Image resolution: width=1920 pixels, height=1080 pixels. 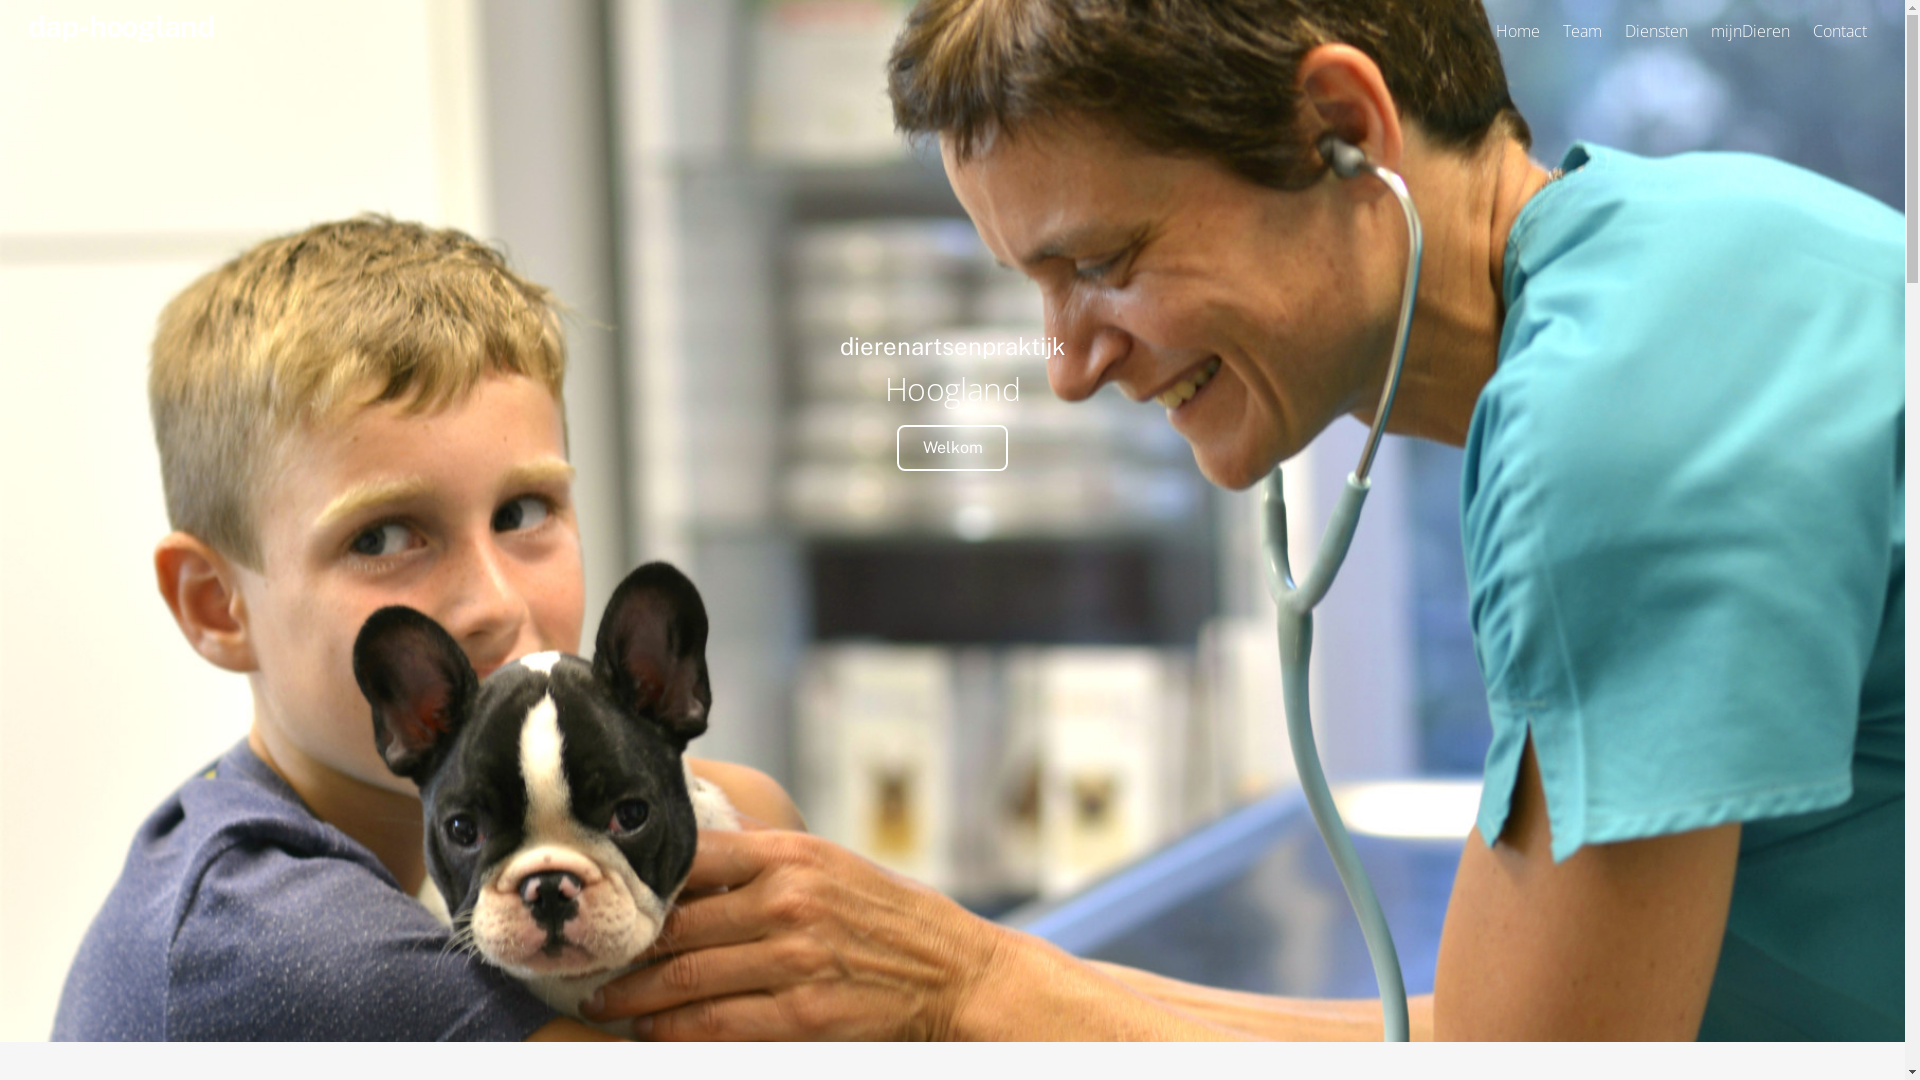 I want to click on 'Diensten', so click(x=1656, y=30).